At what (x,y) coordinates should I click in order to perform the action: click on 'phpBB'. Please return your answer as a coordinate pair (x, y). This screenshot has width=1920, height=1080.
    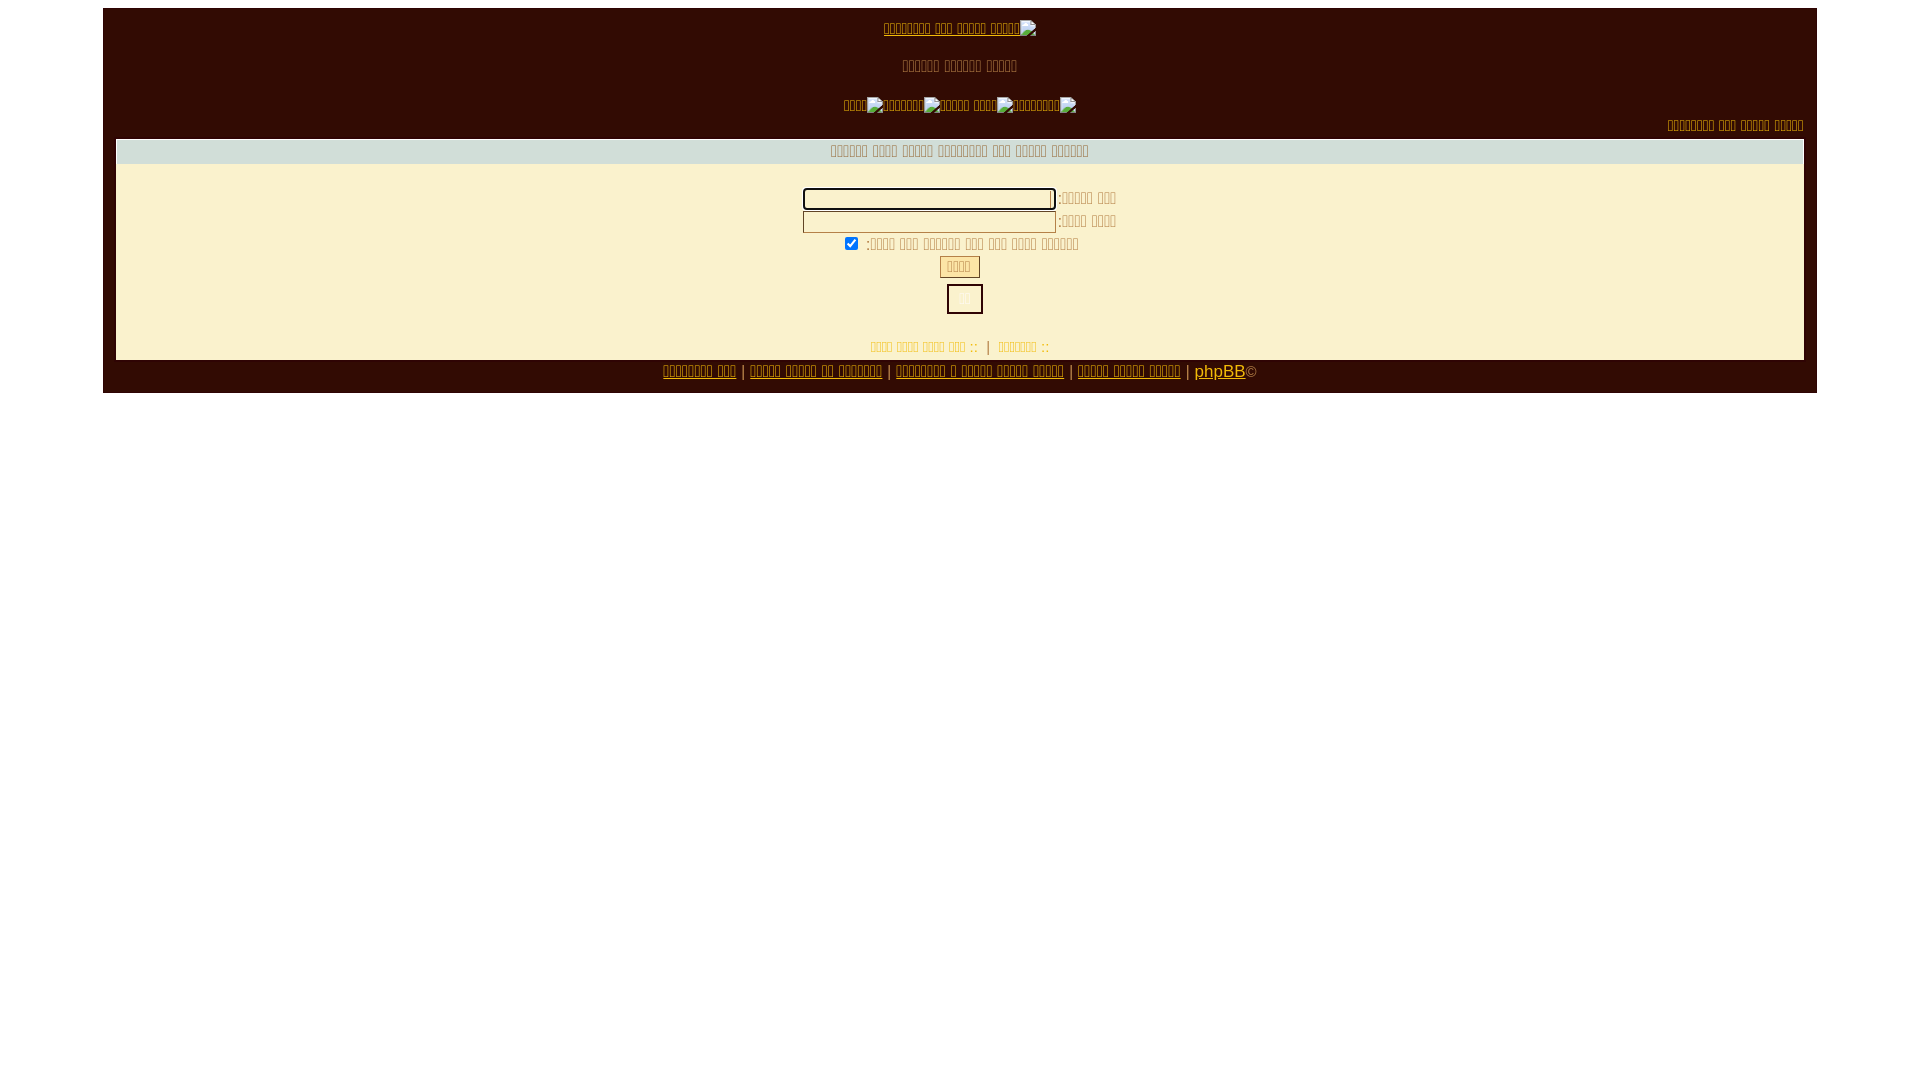
    Looking at the image, I should click on (1219, 371).